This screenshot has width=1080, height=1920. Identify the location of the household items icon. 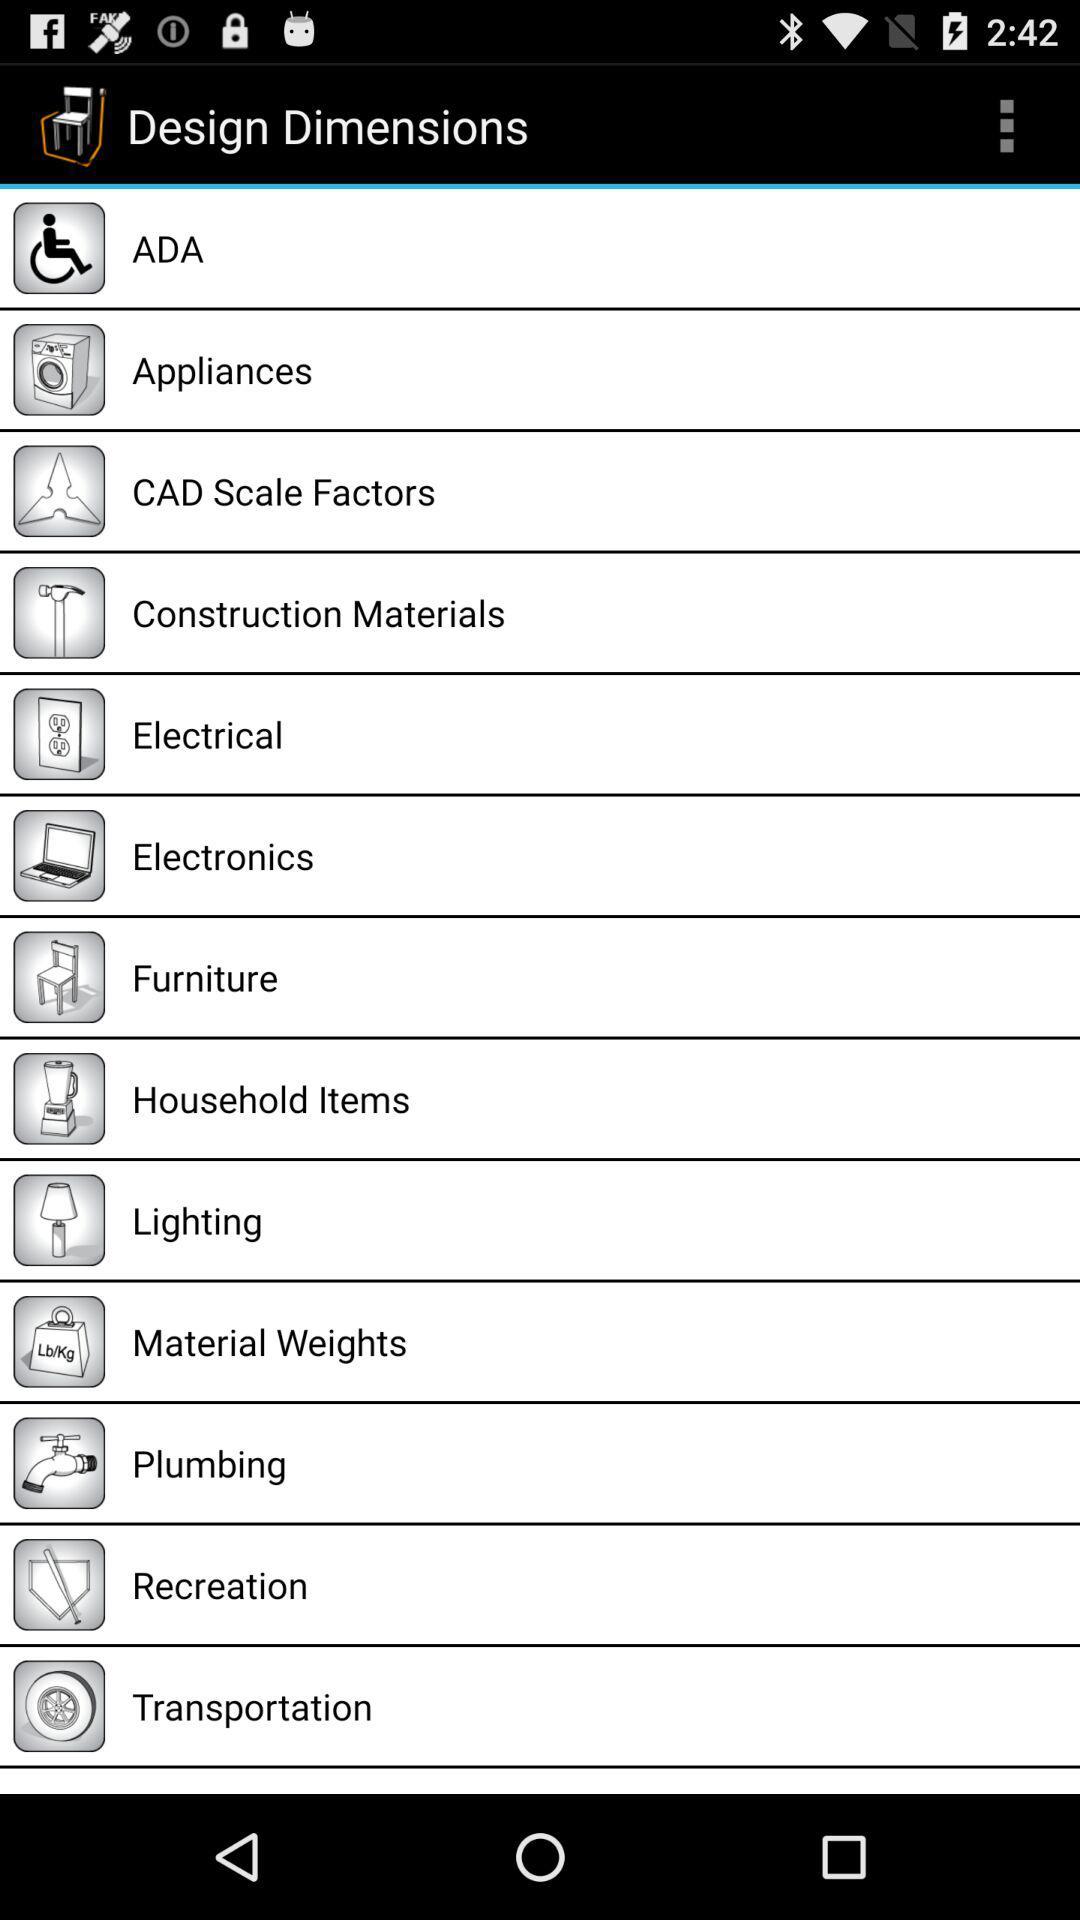
(598, 1097).